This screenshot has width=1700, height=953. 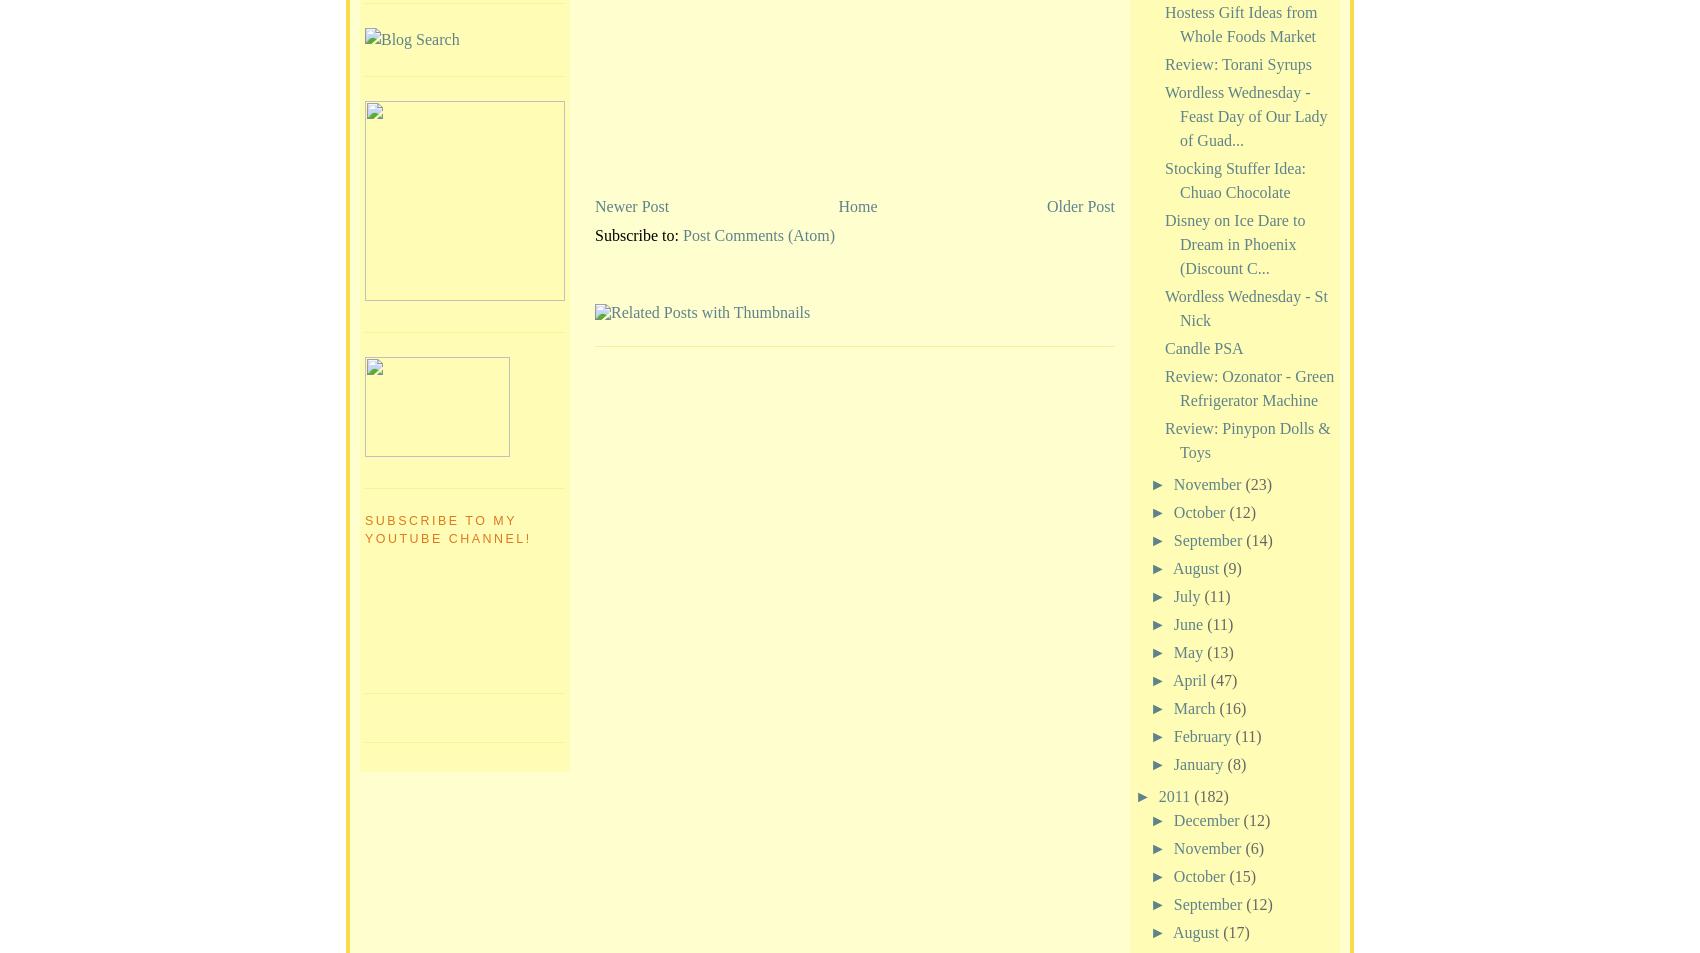 I want to click on 'January', so click(x=1199, y=763).